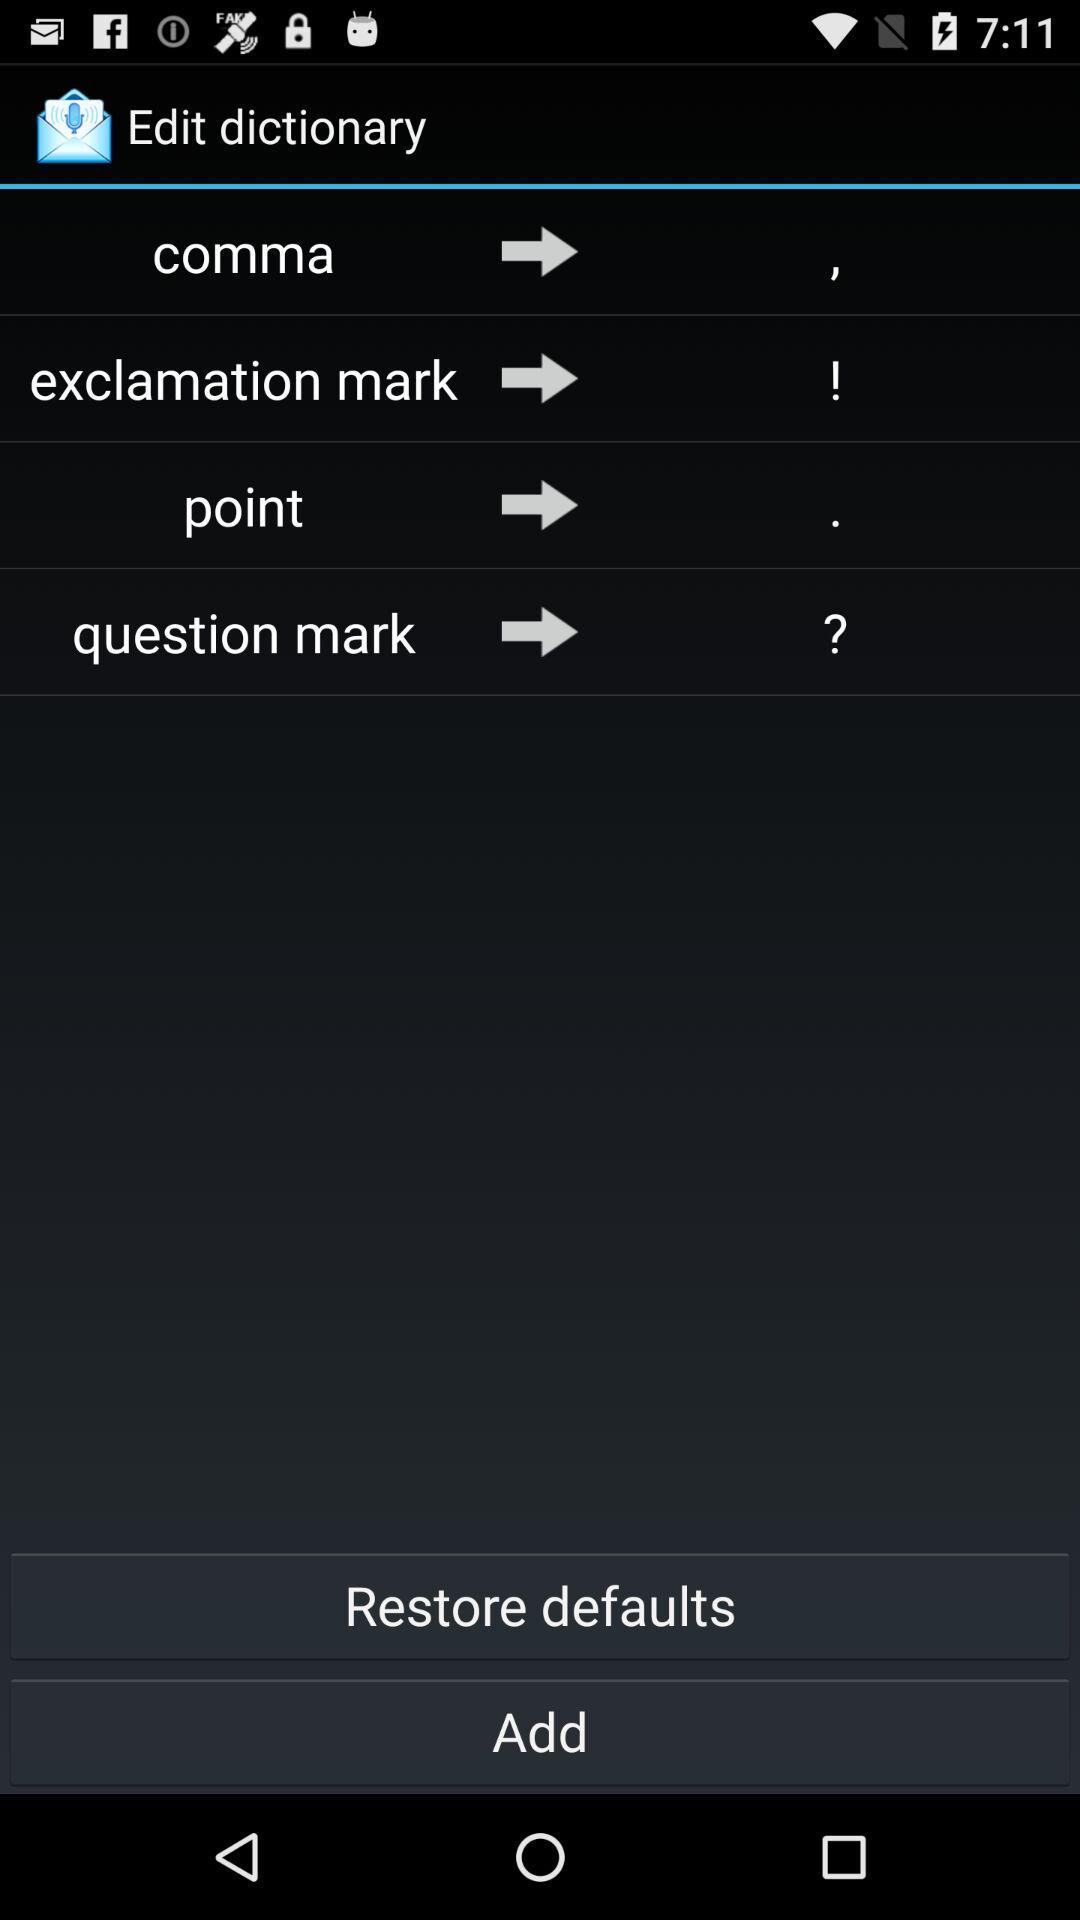  I want to click on icon to the left of ? app, so click(540, 630).